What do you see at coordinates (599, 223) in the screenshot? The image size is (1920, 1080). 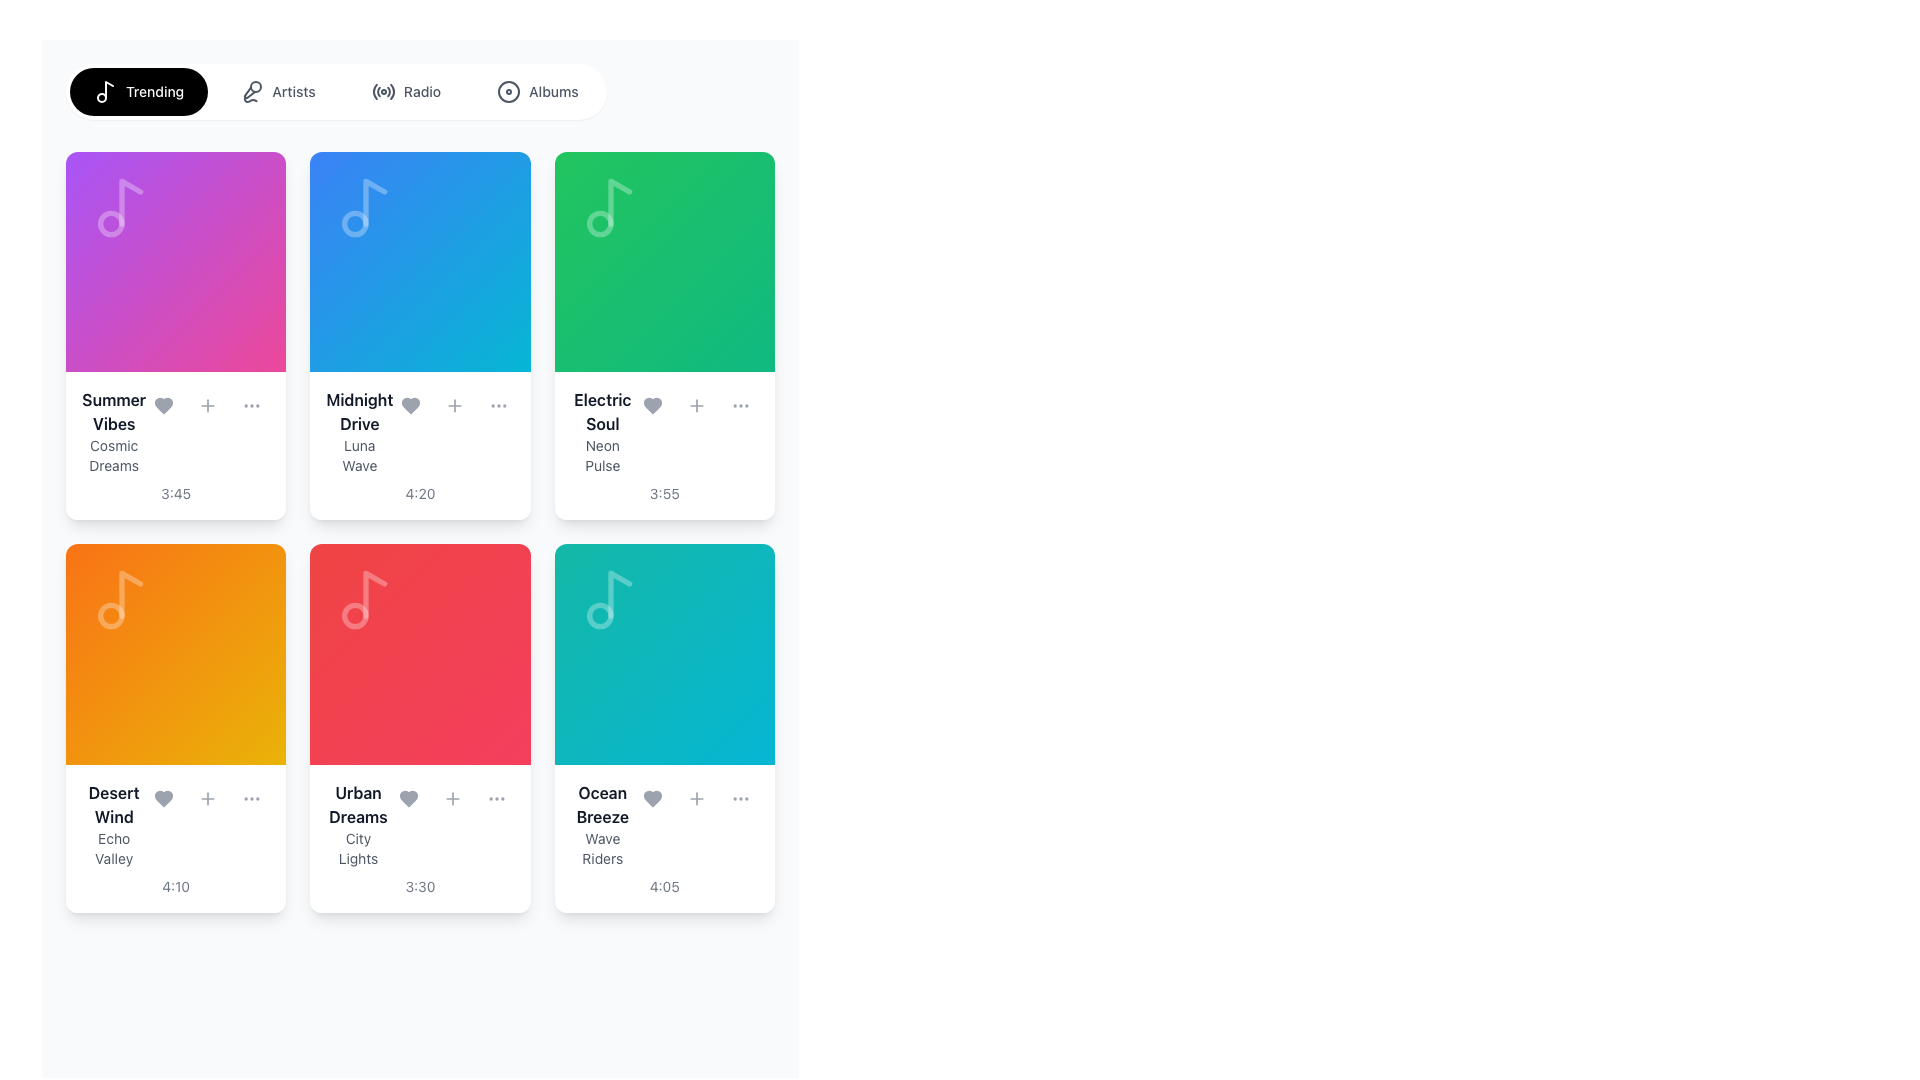 I see `the decorative circle part of the music note icon located on the upper section of the third card in the first row of a grid layout labeled 'Electric Soul'` at bounding box center [599, 223].